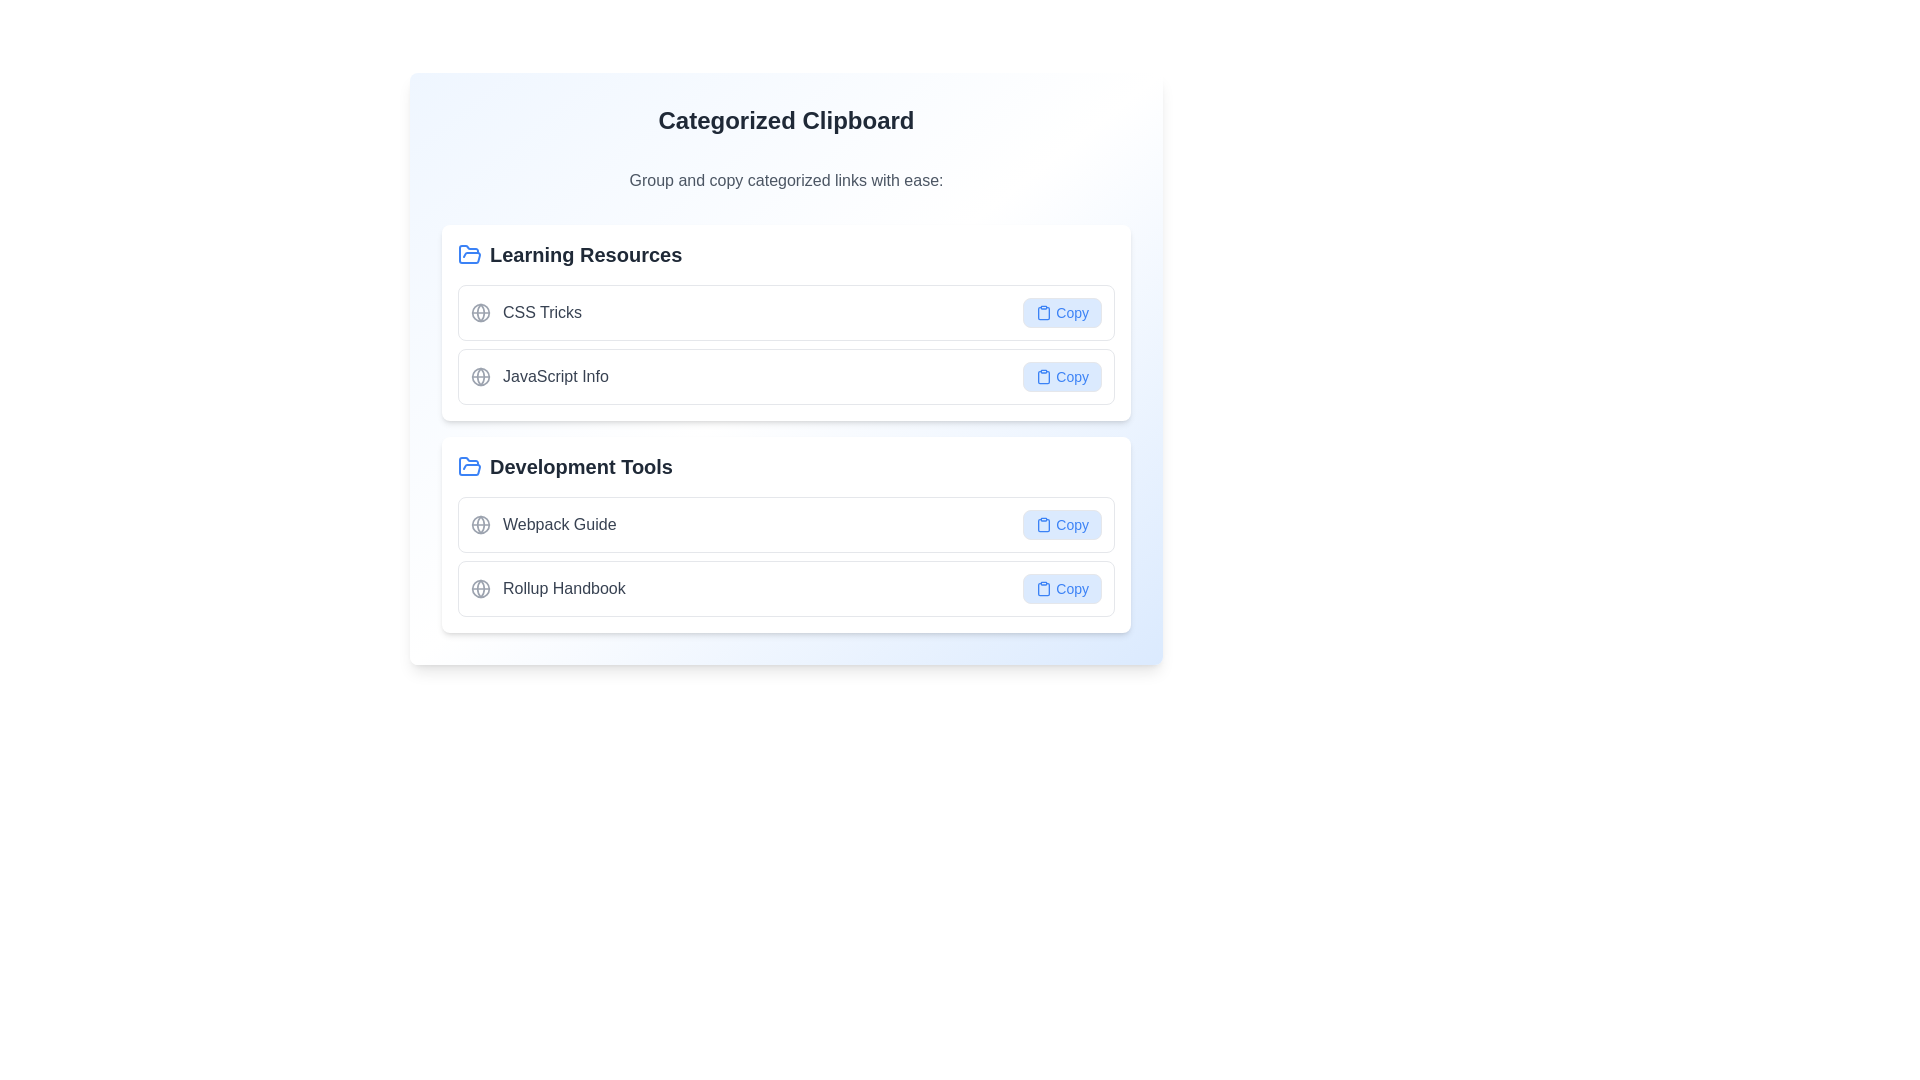 Image resolution: width=1920 pixels, height=1080 pixels. What do you see at coordinates (469, 466) in the screenshot?
I see `the appearance of the folder icon representing the 'Development Tools' section, located in the top-left corner adjacent to the text 'Development Tools'` at bounding box center [469, 466].